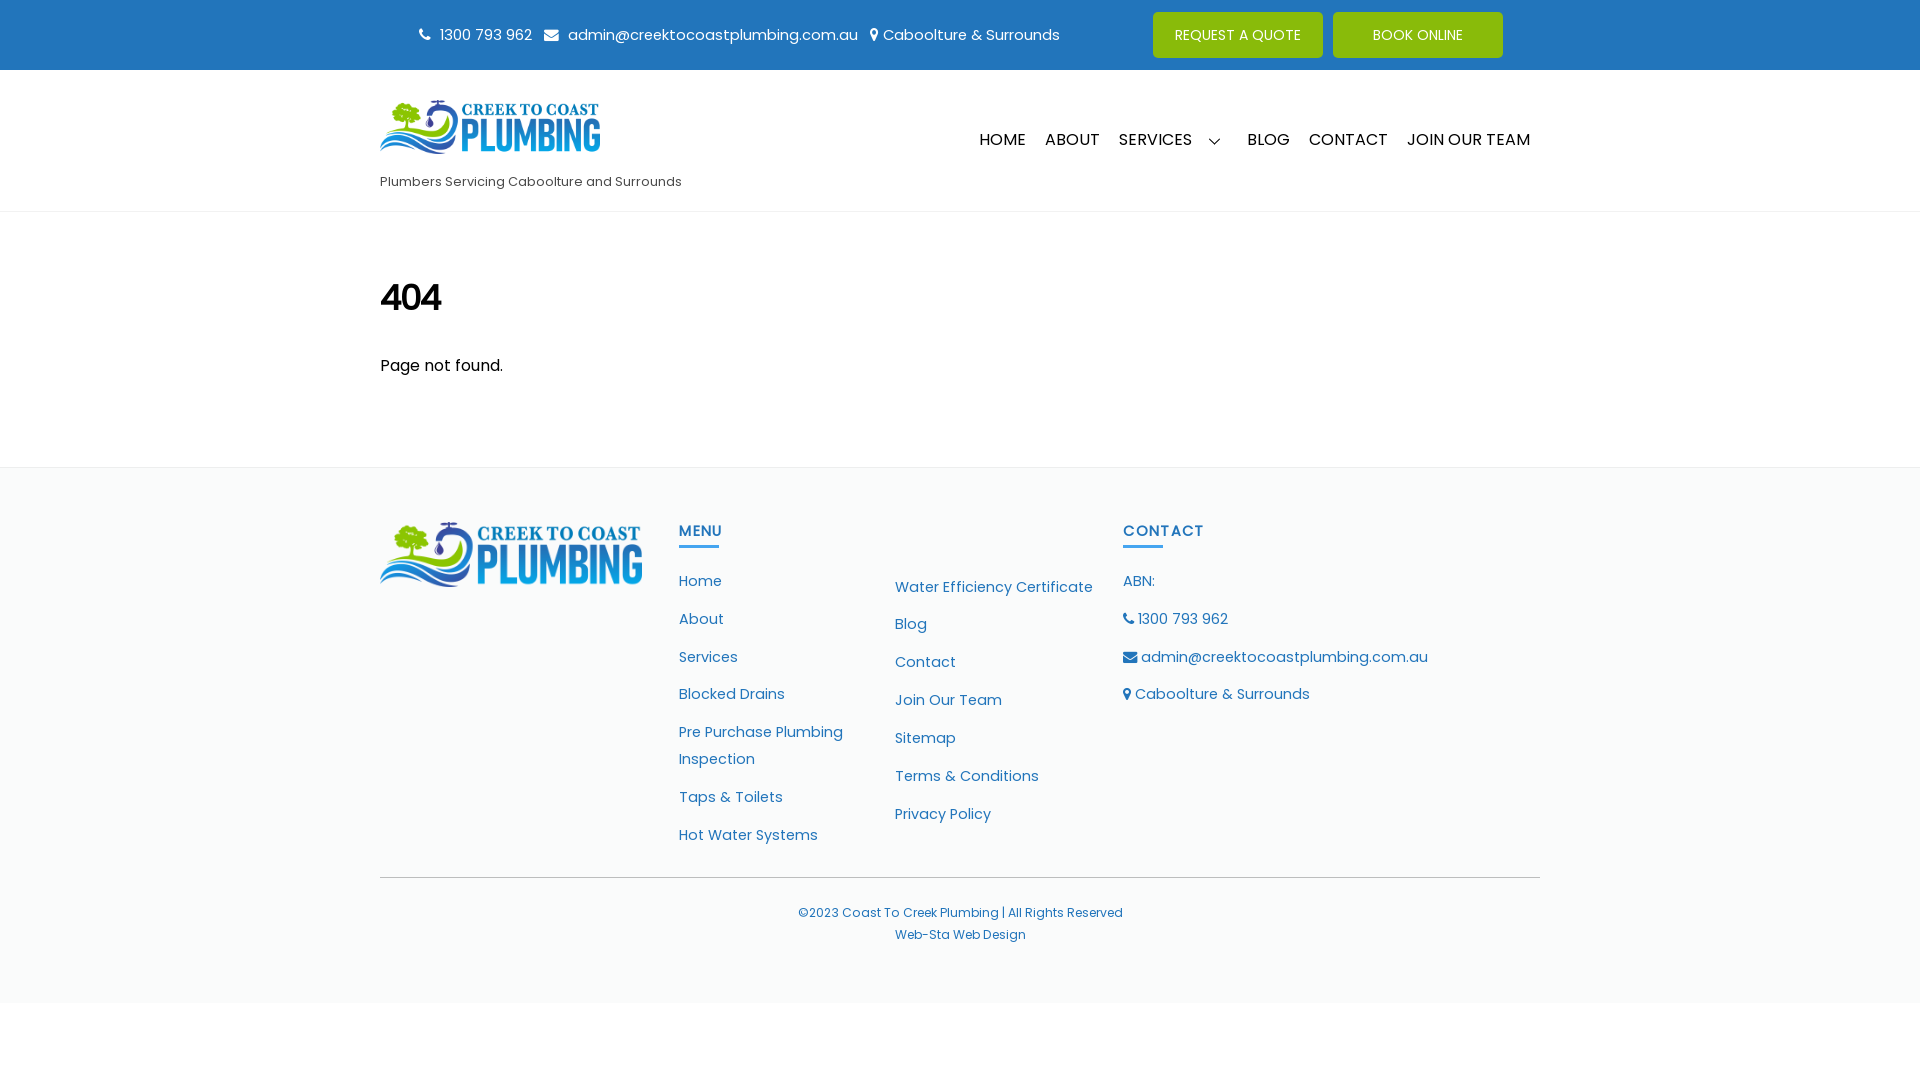 This screenshot has width=1920, height=1080. Describe the element at coordinates (969, 140) in the screenshot. I see `'HOME'` at that location.